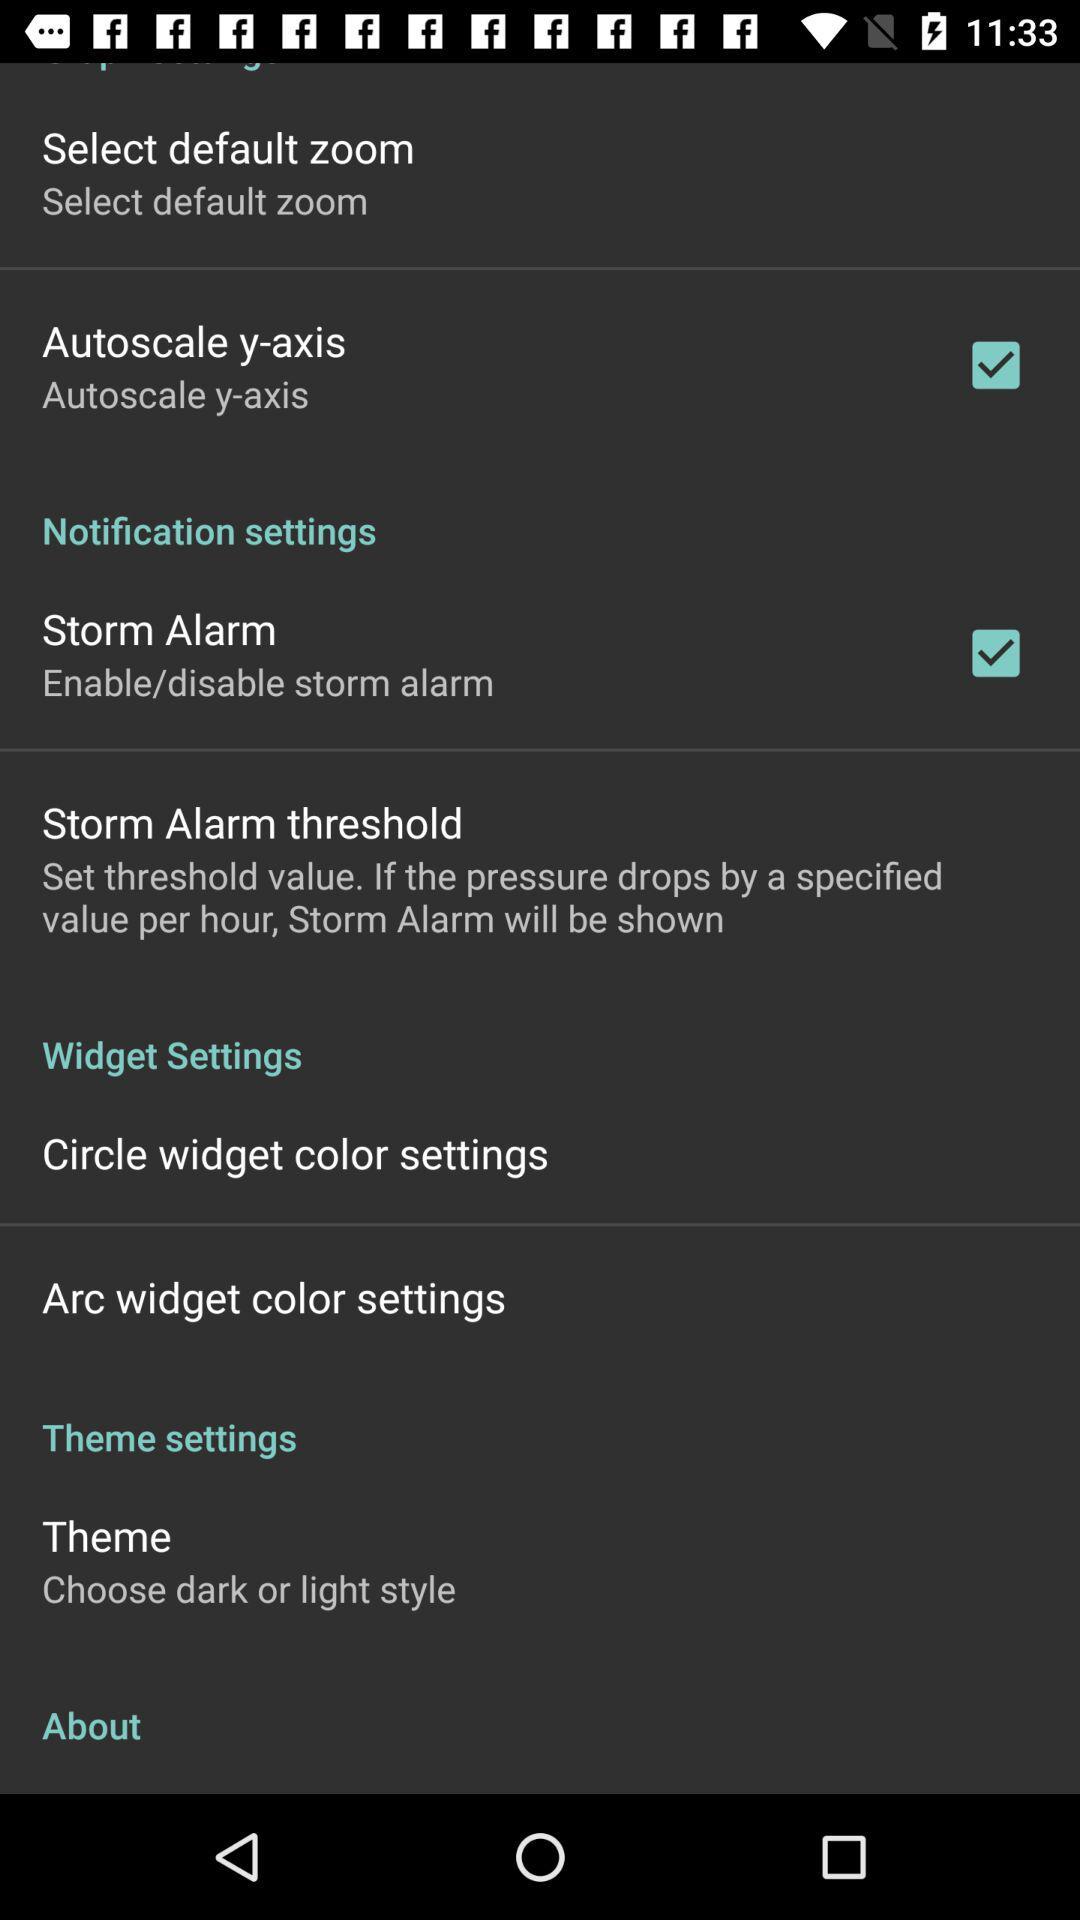 Image resolution: width=1080 pixels, height=1920 pixels. Describe the element at coordinates (540, 509) in the screenshot. I see `notification settings` at that location.